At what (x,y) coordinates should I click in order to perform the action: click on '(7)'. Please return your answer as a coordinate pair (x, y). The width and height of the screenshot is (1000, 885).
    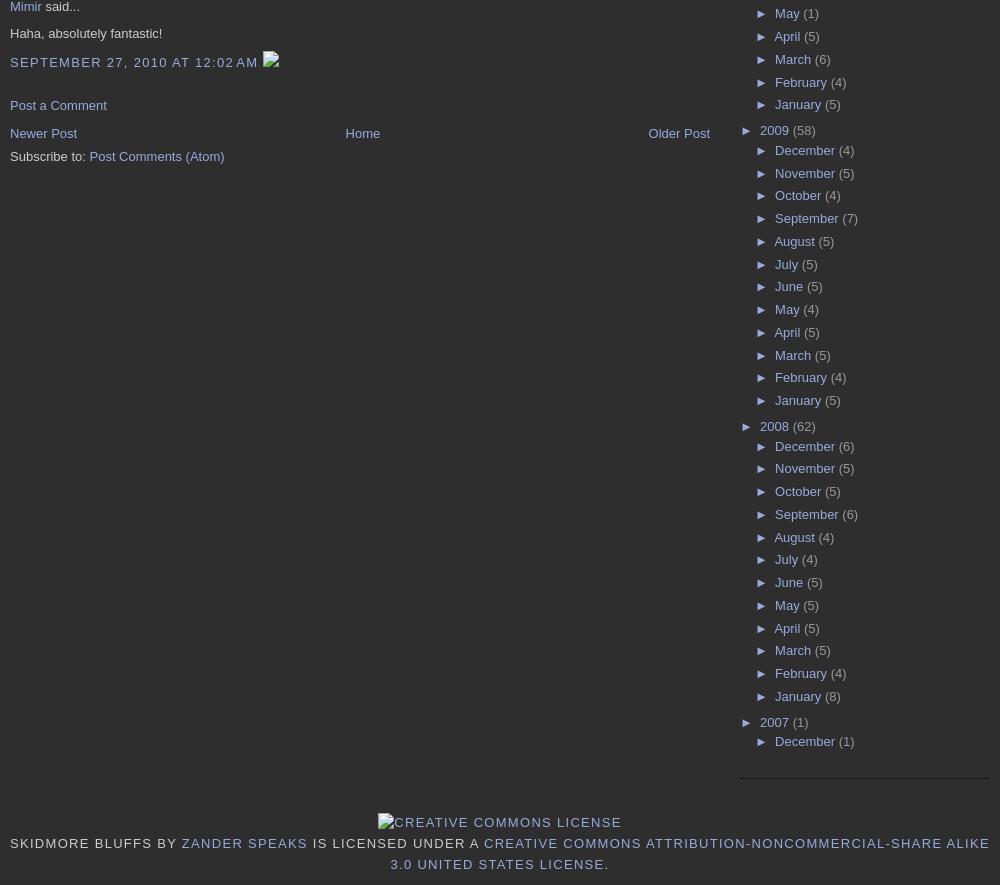
    Looking at the image, I should click on (849, 217).